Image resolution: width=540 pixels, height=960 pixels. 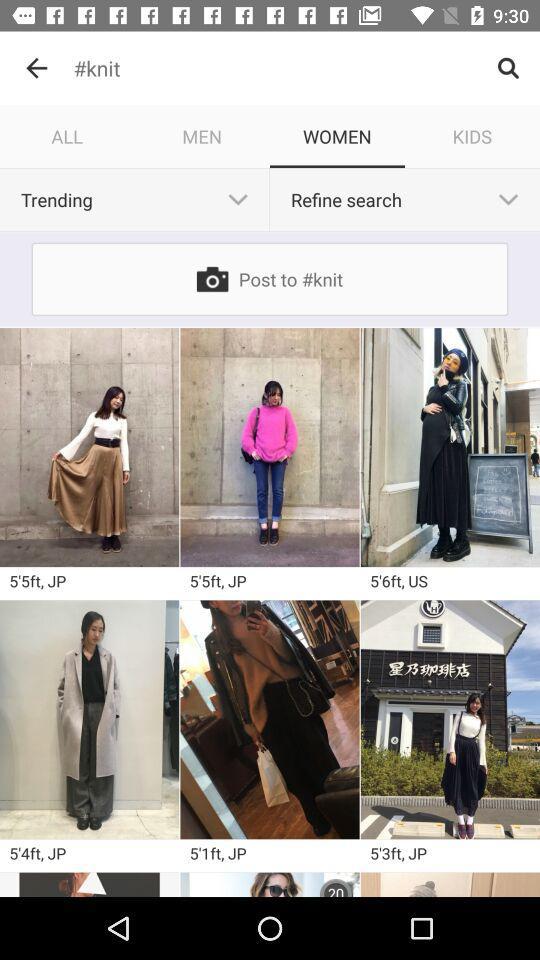 I want to click on image for the search knit women dress, so click(x=450, y=447).